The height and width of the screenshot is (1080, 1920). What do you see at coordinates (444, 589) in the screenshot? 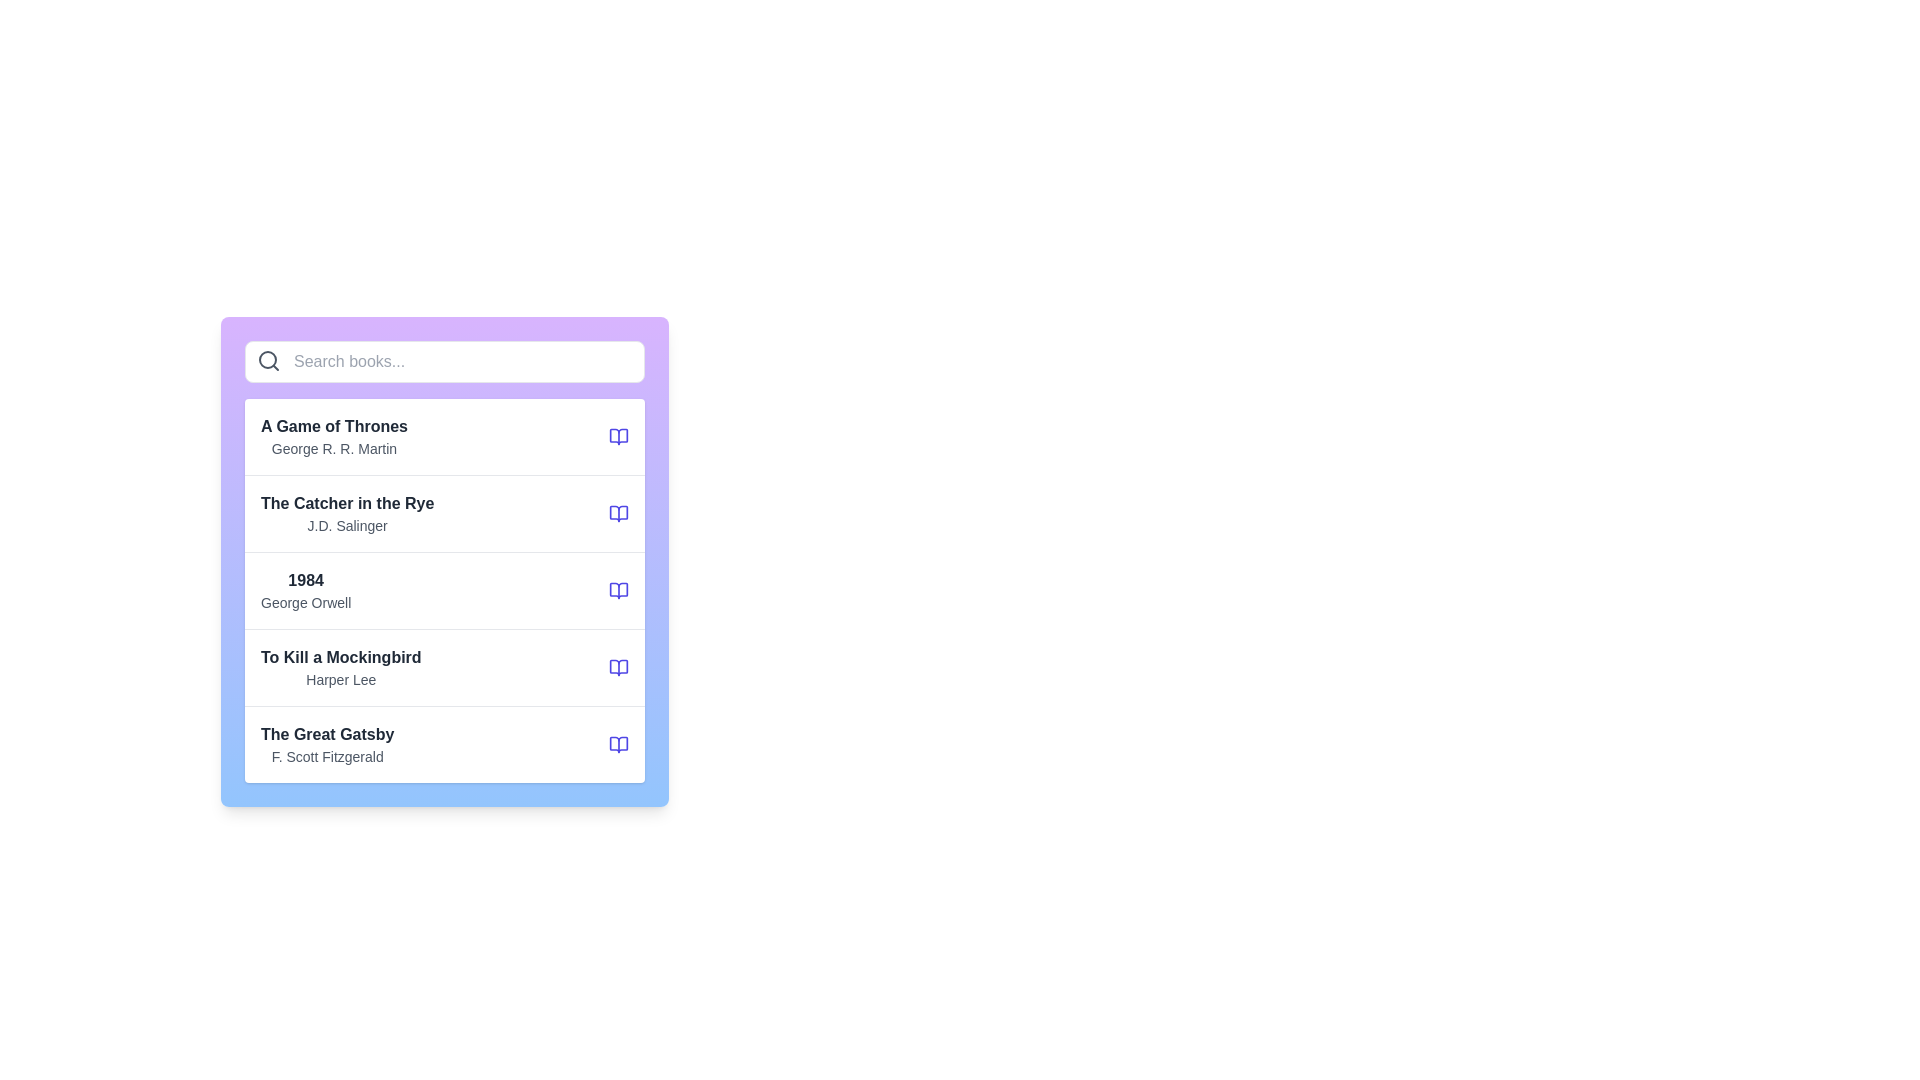
I see `on the selectable list item representing the book '1984' by George Orwell, which is the third item in the vertical list of books` at bounding box center [444, 589].